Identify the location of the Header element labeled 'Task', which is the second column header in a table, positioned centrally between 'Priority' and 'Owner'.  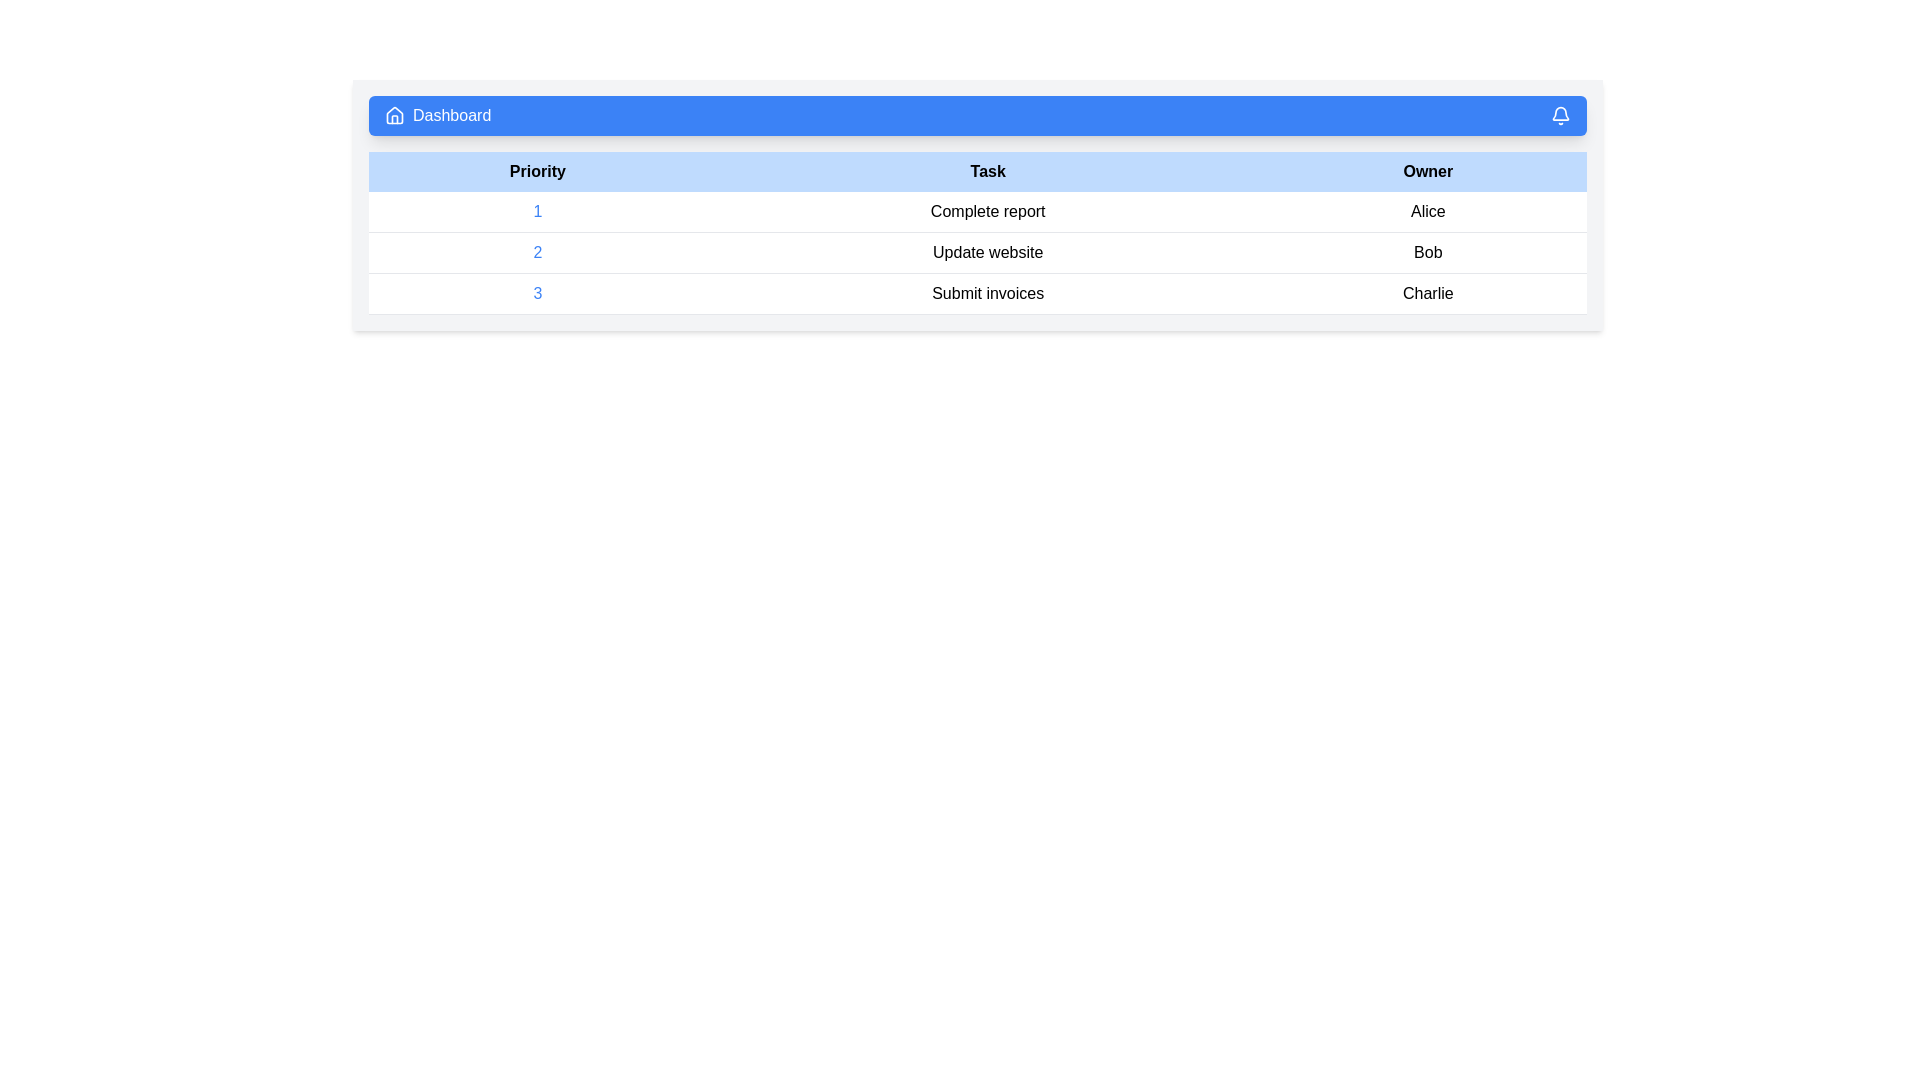
(988, 171).